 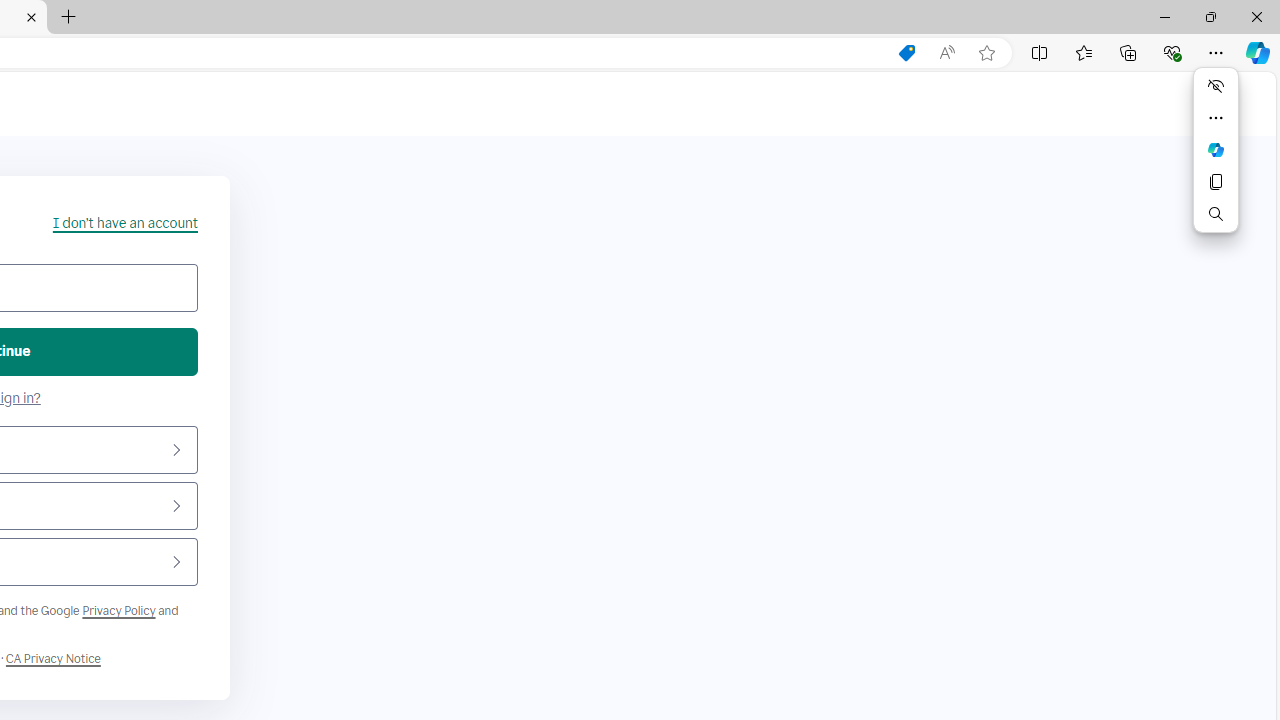 I want to click on 'Grammarly Privacy Policy', so click(x=53, y=659).